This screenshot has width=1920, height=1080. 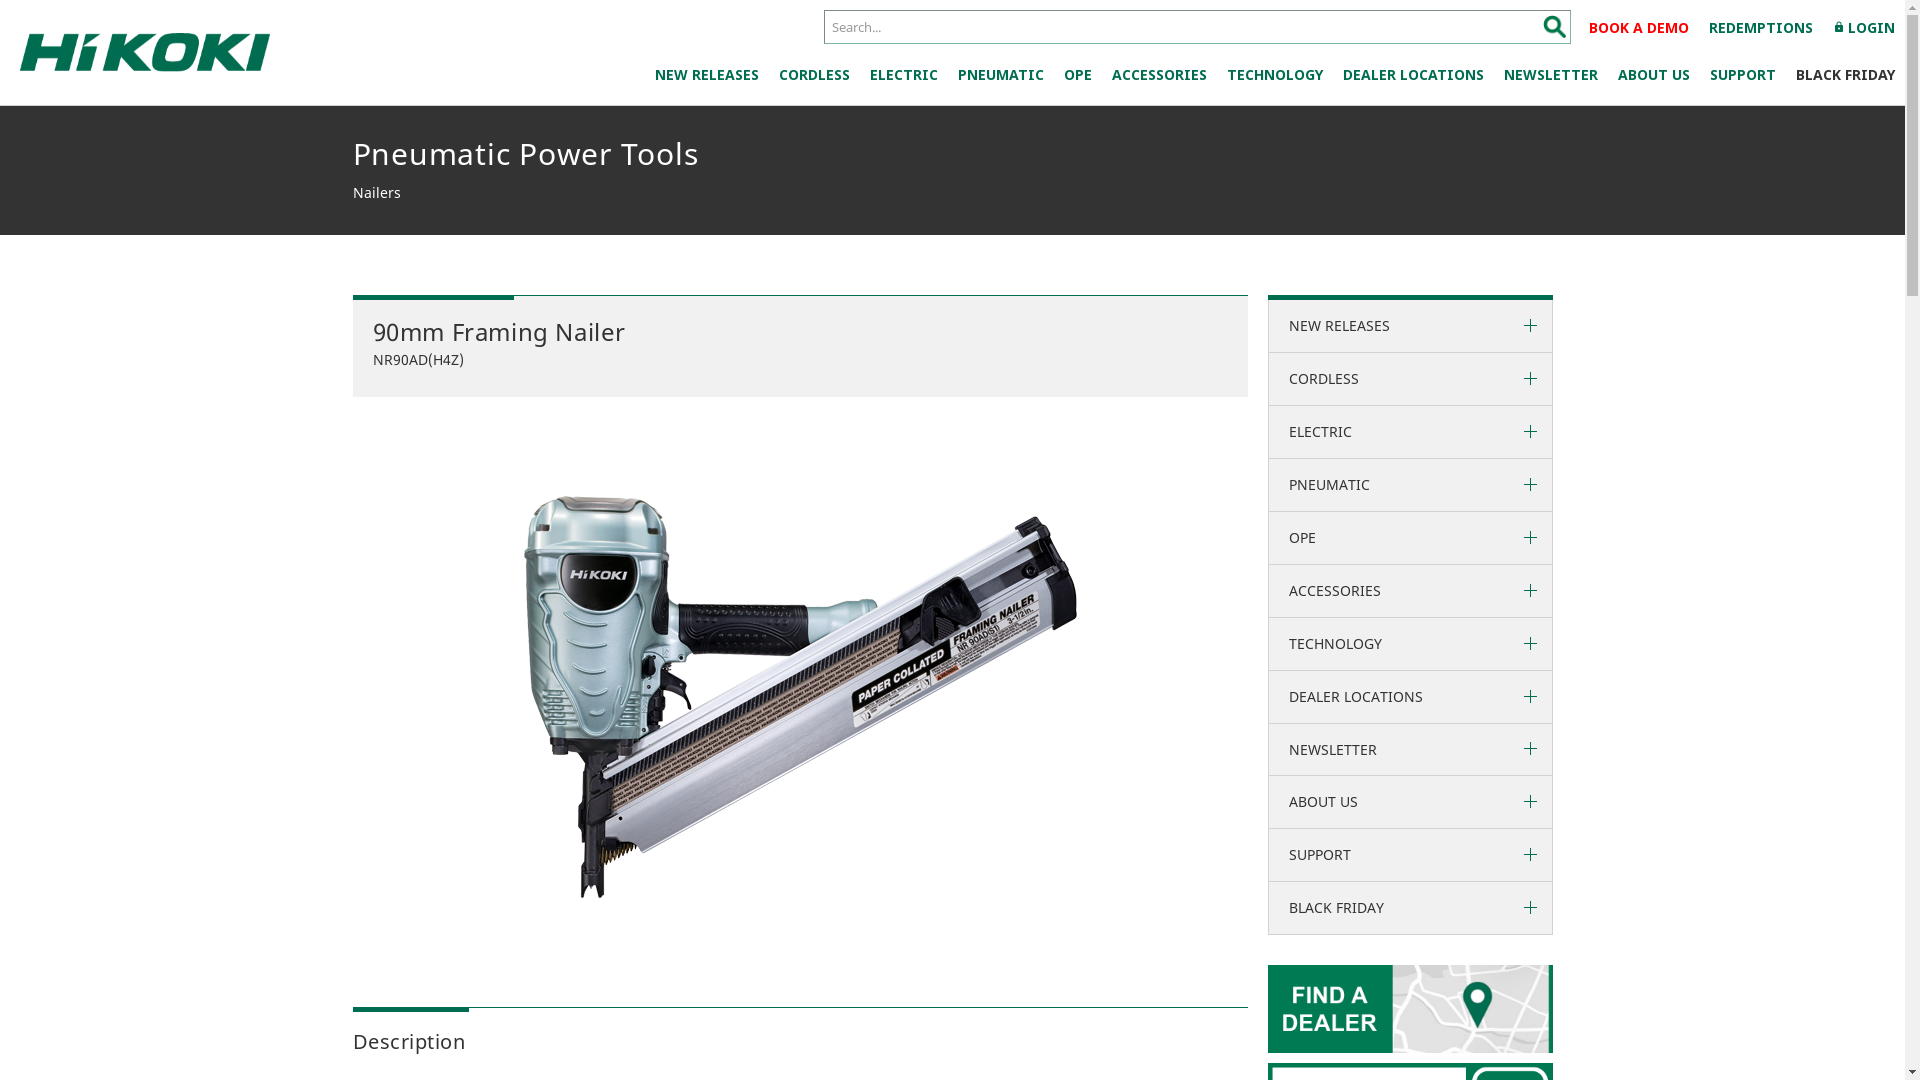 I want to click on 'NEWSLETTER', so click(x=1408, y=749).